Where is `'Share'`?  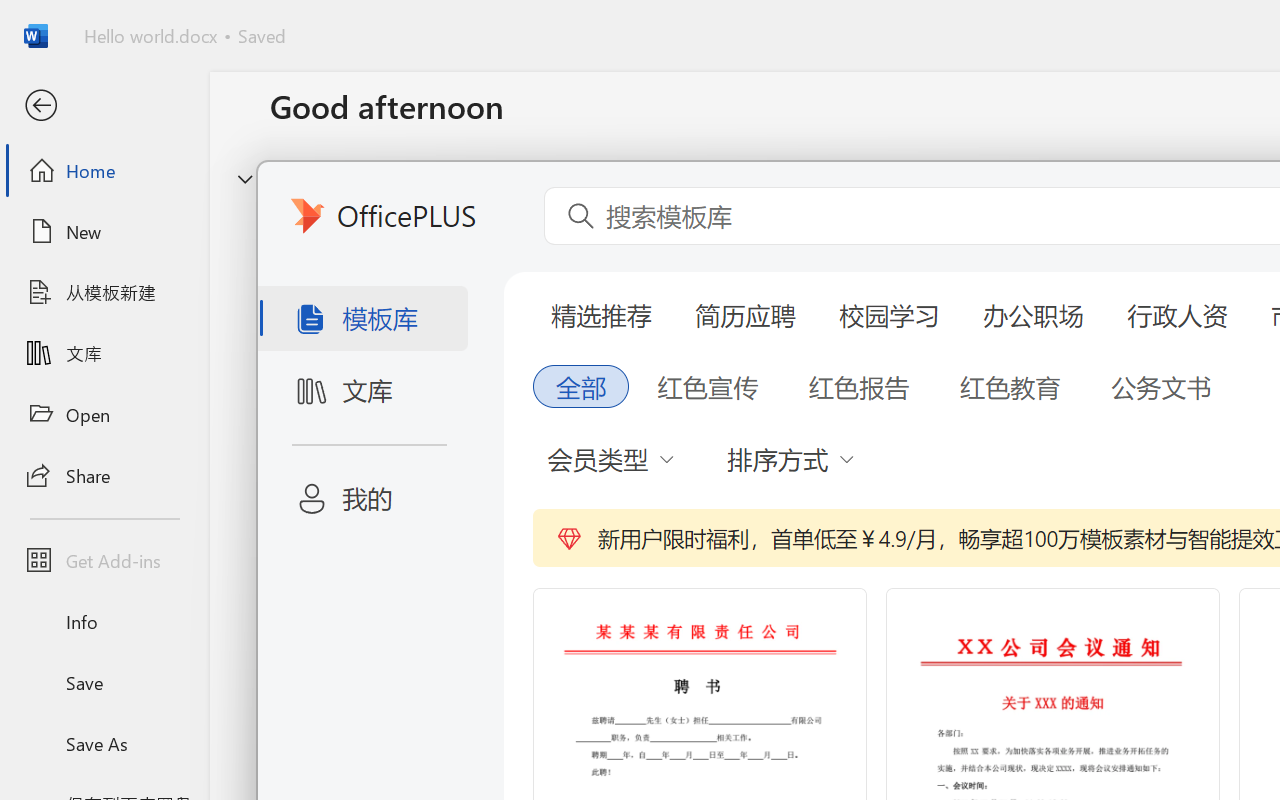 'Share' is located at coordinates (103, 475).